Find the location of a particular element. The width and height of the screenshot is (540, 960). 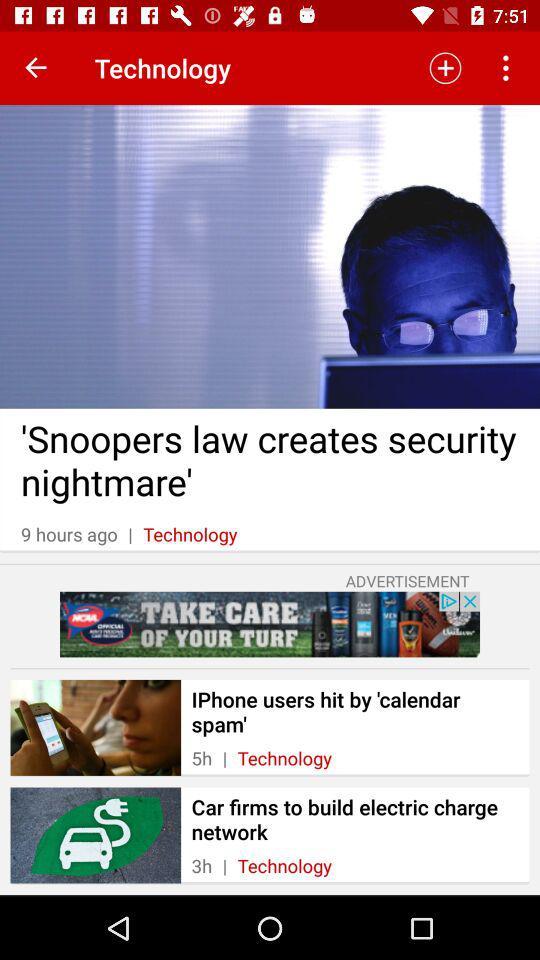

go back is located at coordinates (36, 68).